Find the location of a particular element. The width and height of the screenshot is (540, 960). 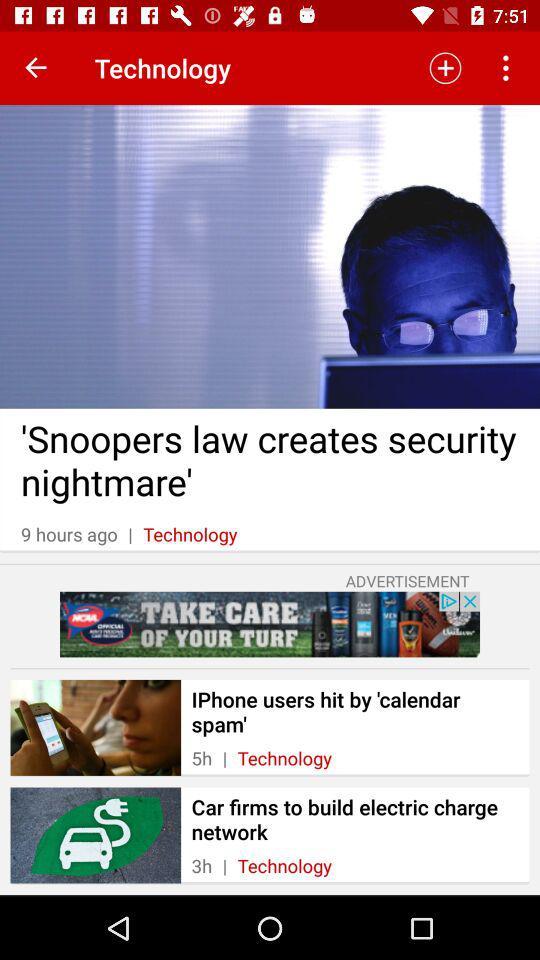

go back is located at coordinates (36, 68).